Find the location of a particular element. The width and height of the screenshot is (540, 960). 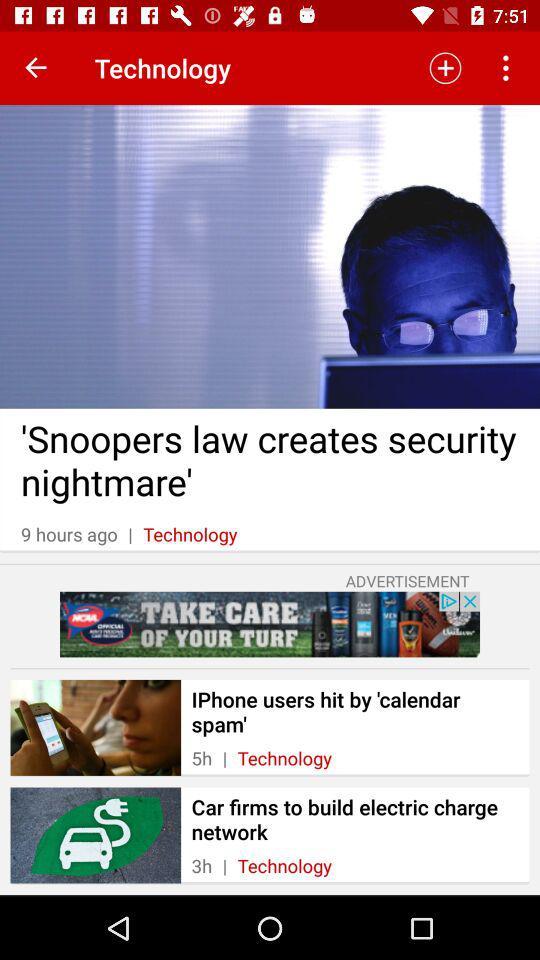

go back is located at coordinates (36, 68).